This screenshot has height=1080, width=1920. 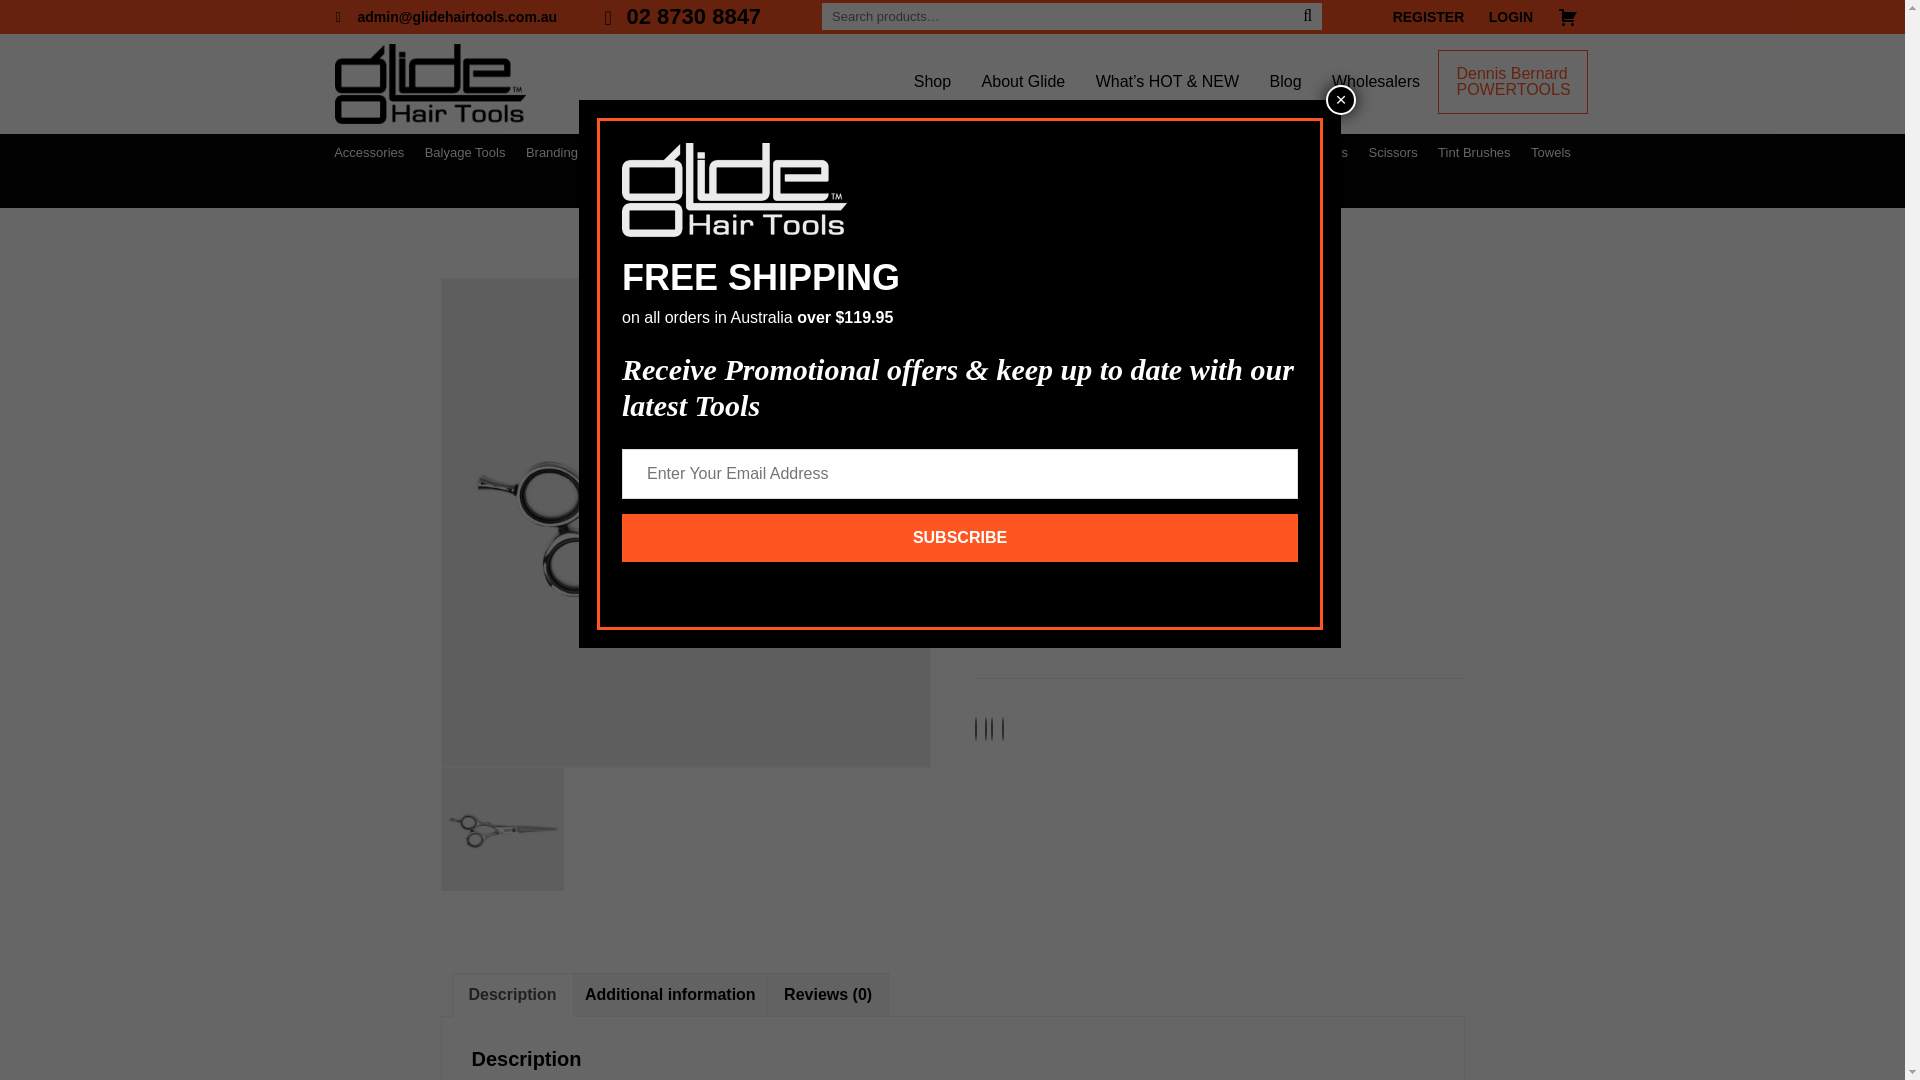 I want to click on 'admin@glidehairtools.com.au', so click(x=446, y=16).